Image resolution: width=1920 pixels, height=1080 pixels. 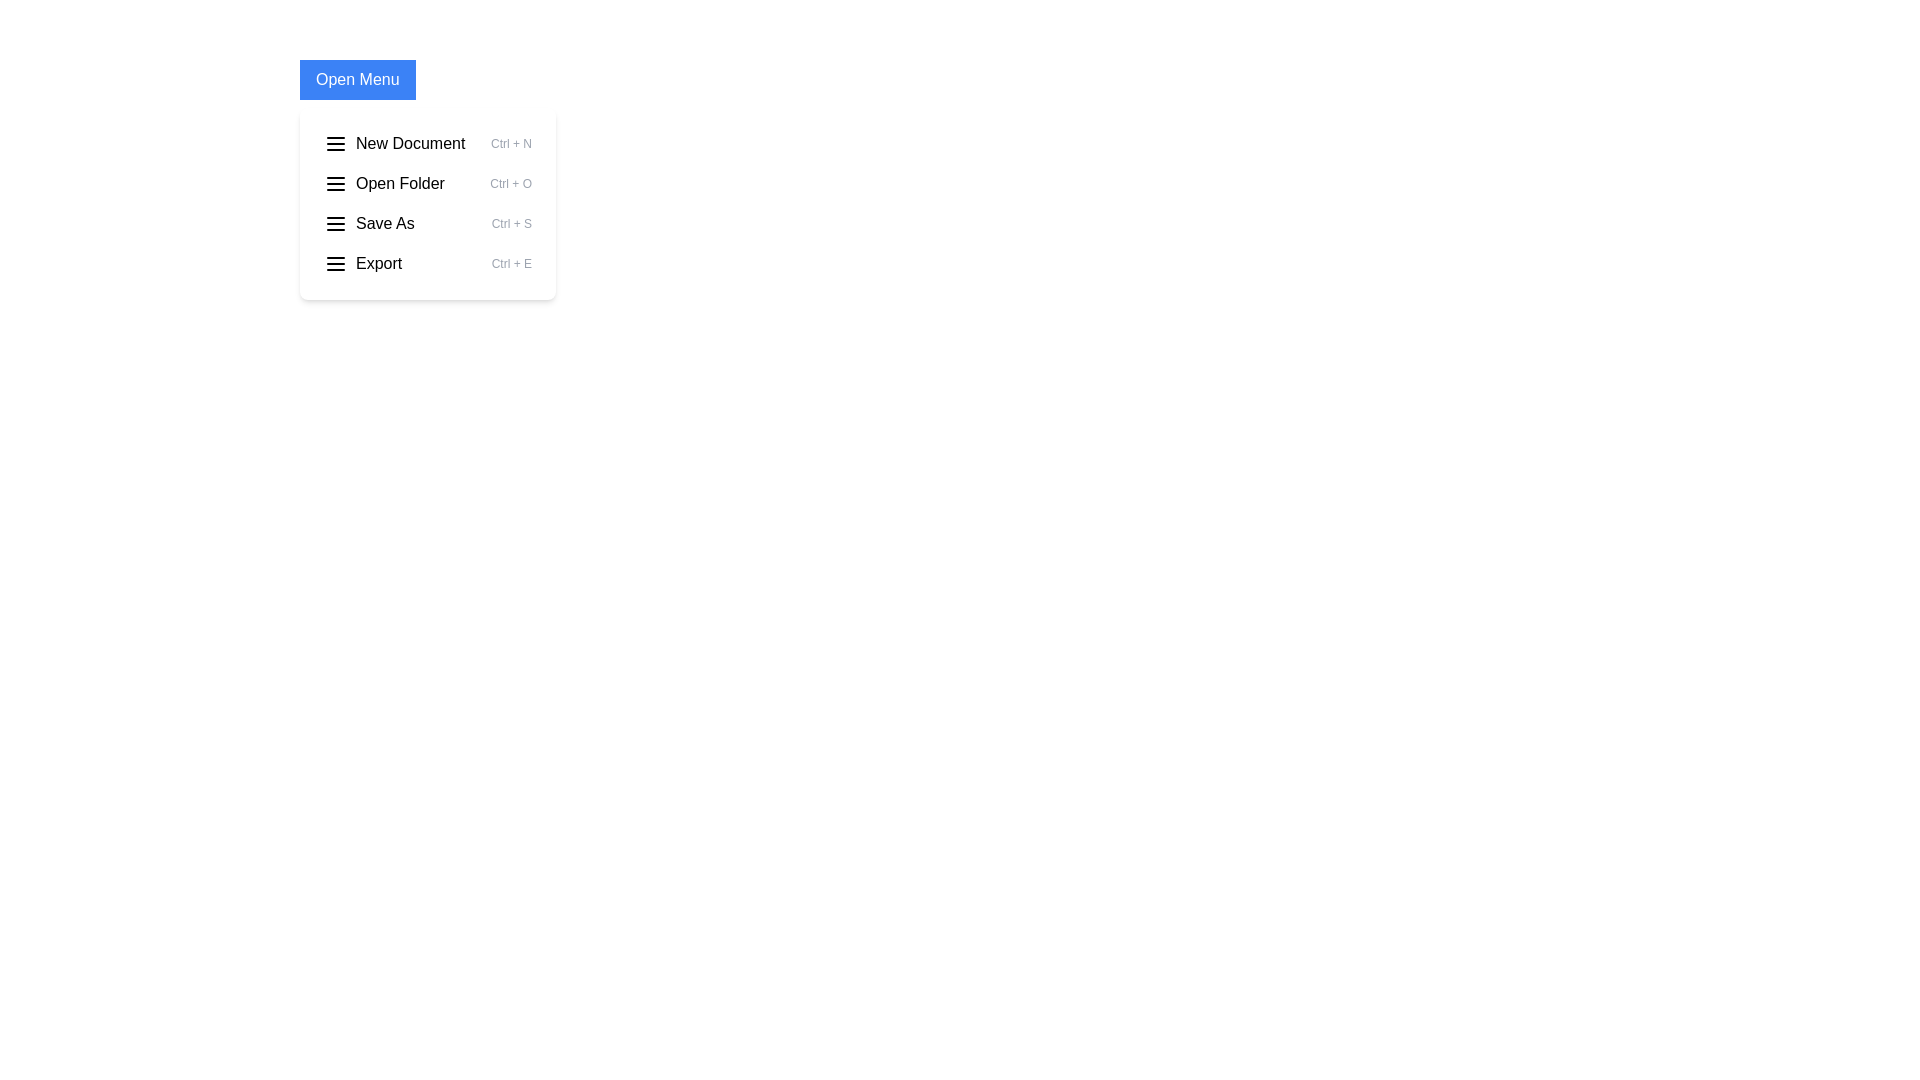 What do you see at coordinates (426, 204) in the screenshot?
I see `to select the second entry in the dropdown menu that allows users` at bounding box center [426, 204].